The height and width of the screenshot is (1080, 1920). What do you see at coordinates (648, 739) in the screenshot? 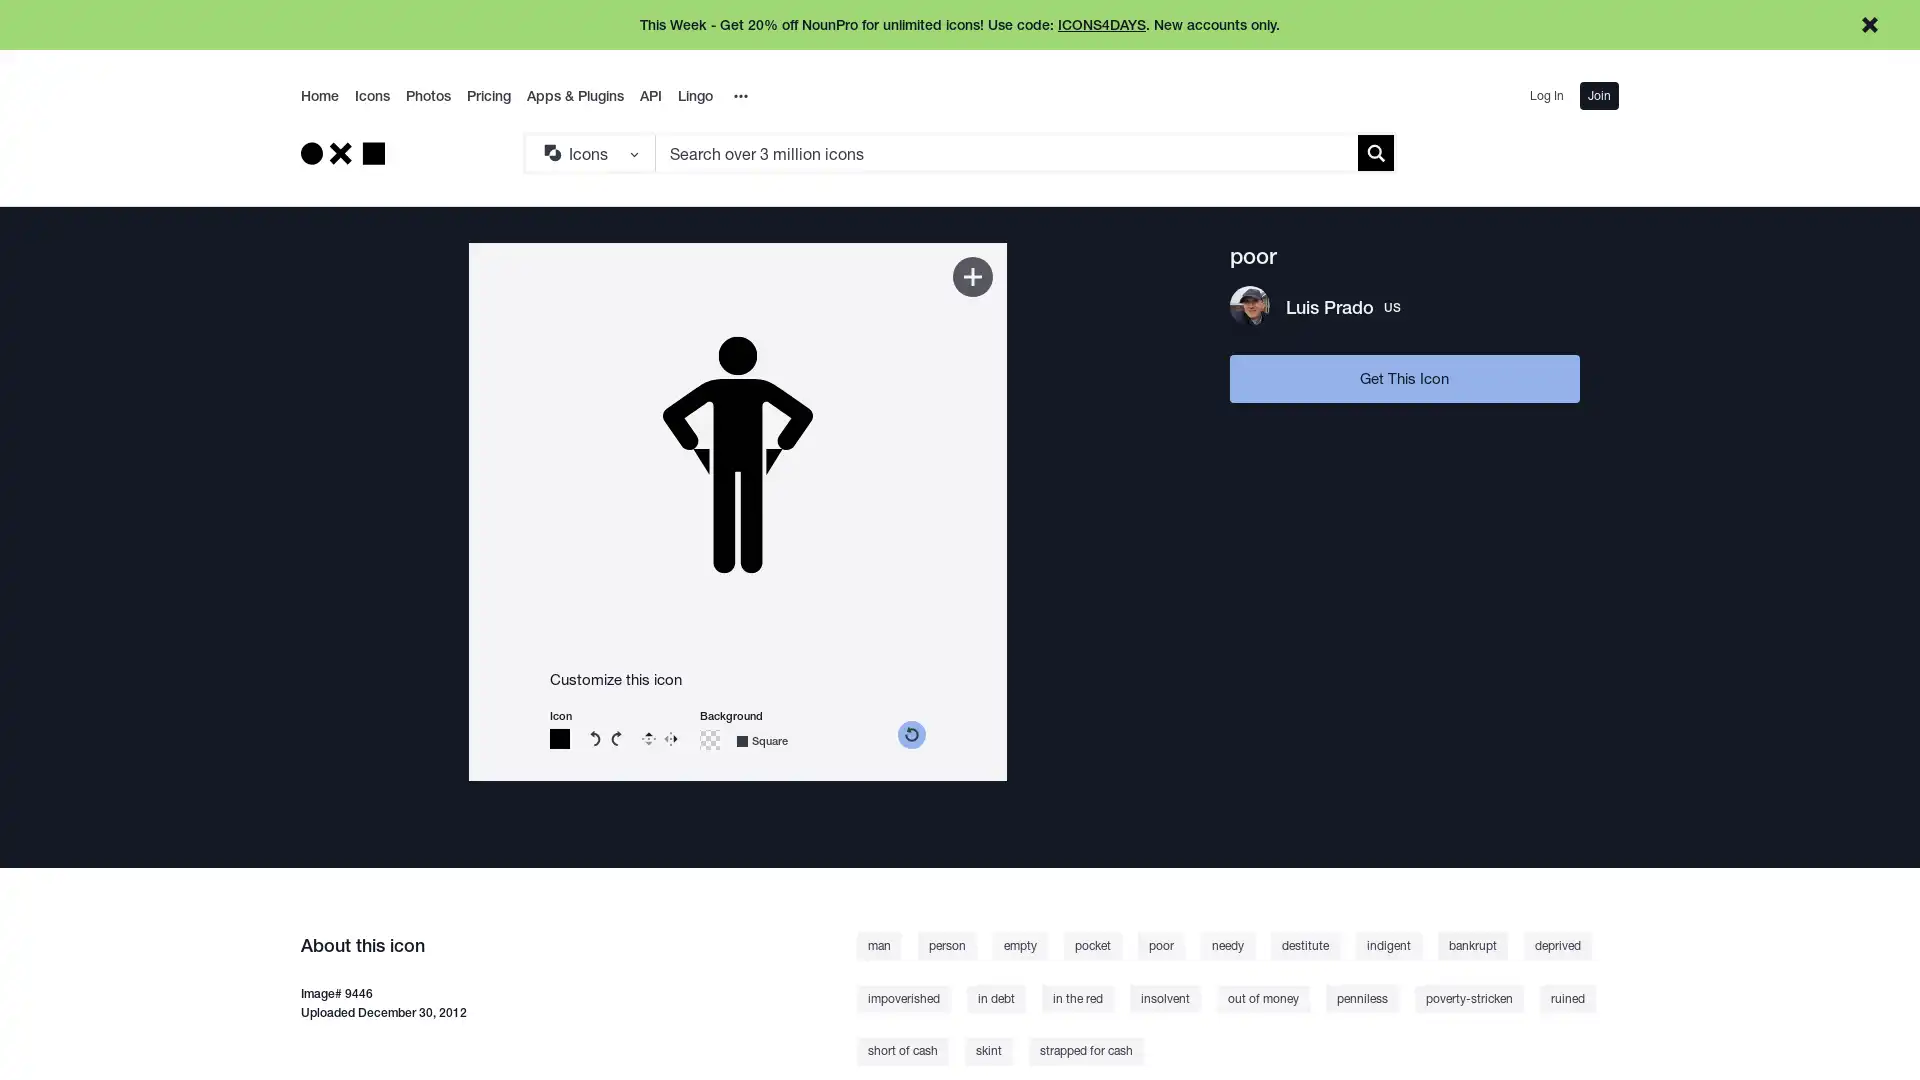
I see `Flip` at bounding box center [648, 739].